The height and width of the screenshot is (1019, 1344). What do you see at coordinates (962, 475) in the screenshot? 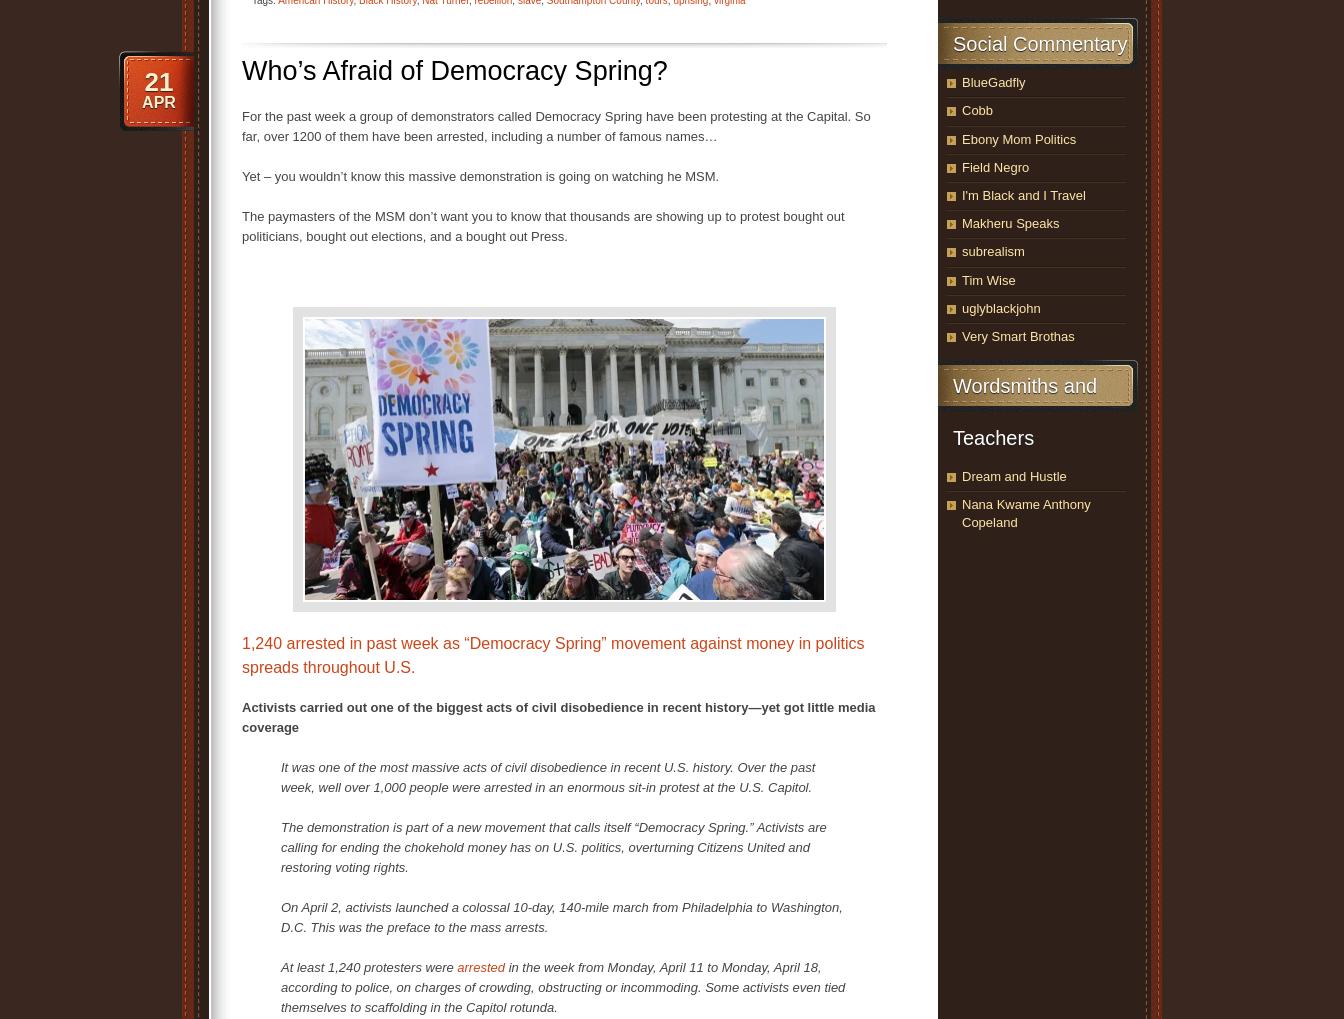
I see `'Dream and Hustle'` at bounding box center [962, 475].